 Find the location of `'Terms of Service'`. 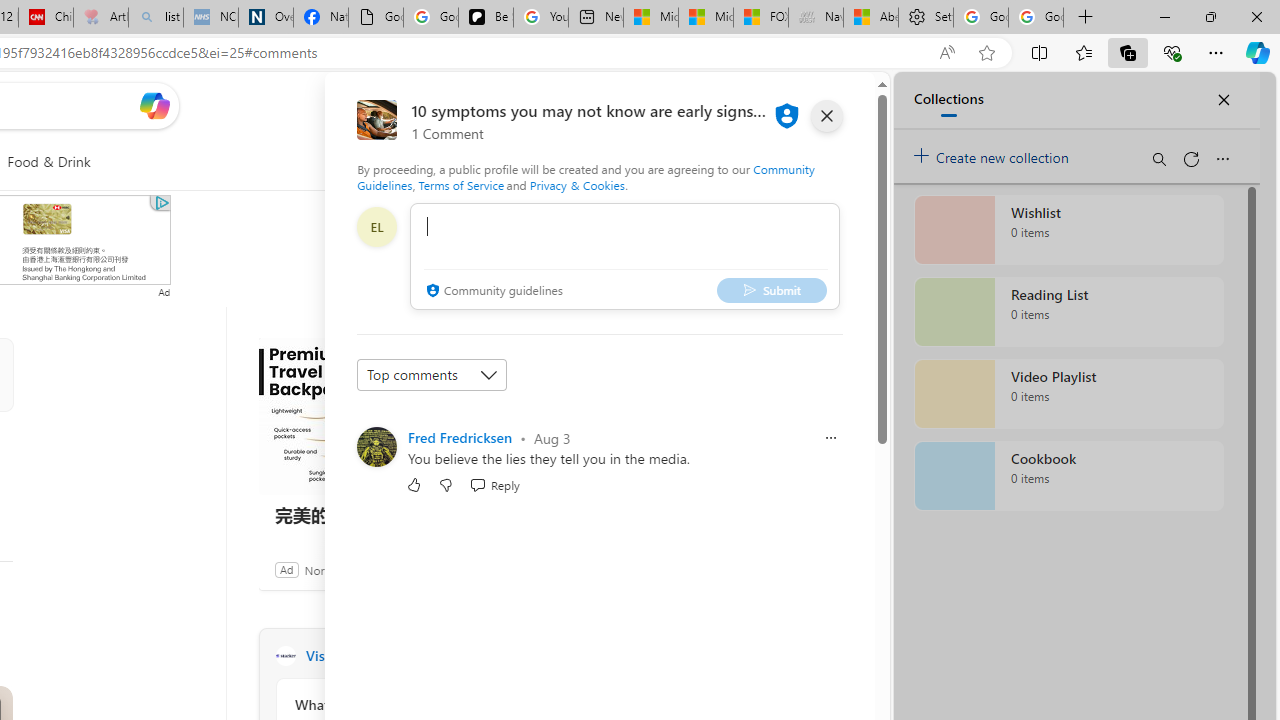

'Terms of Service' is located at coordinates (460, 185).